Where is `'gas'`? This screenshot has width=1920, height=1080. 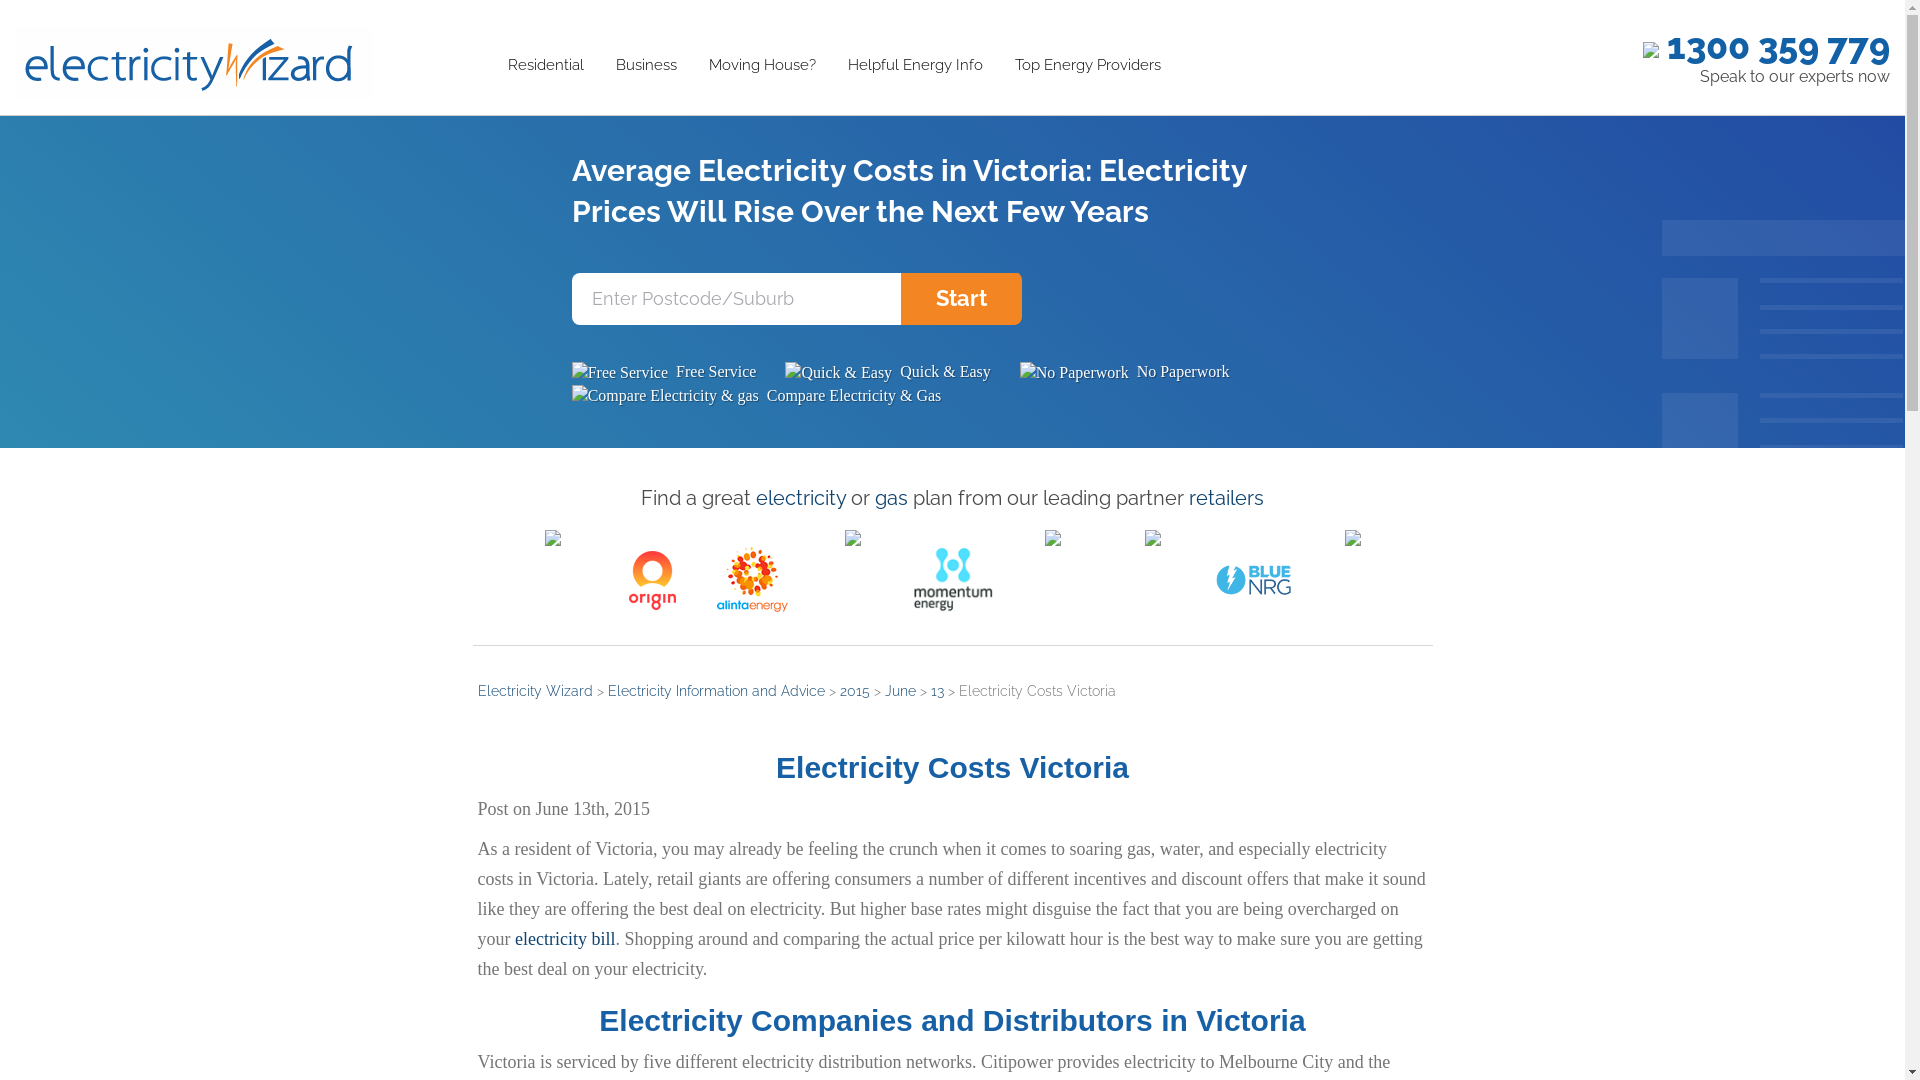
'gas' is located at coordinates (890, 496).